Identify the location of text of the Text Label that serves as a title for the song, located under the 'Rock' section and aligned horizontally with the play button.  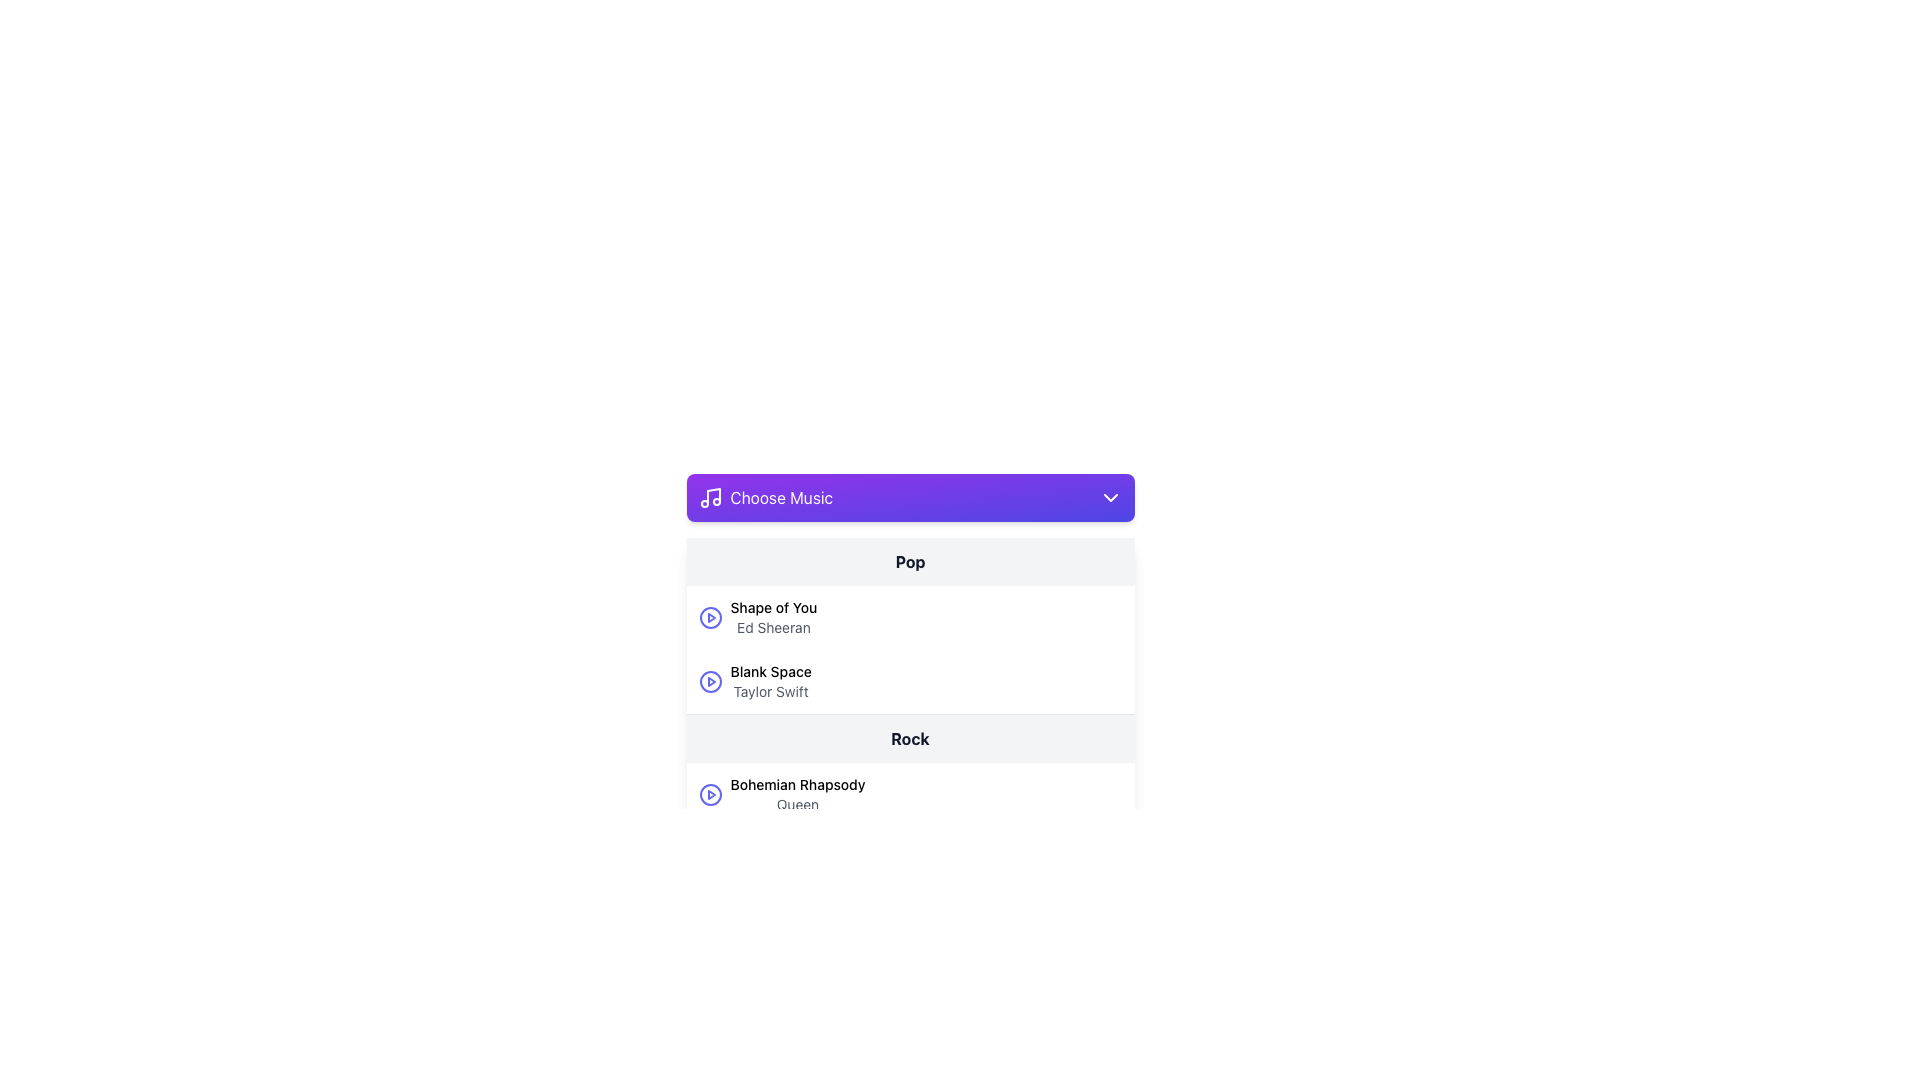
(796, 784).